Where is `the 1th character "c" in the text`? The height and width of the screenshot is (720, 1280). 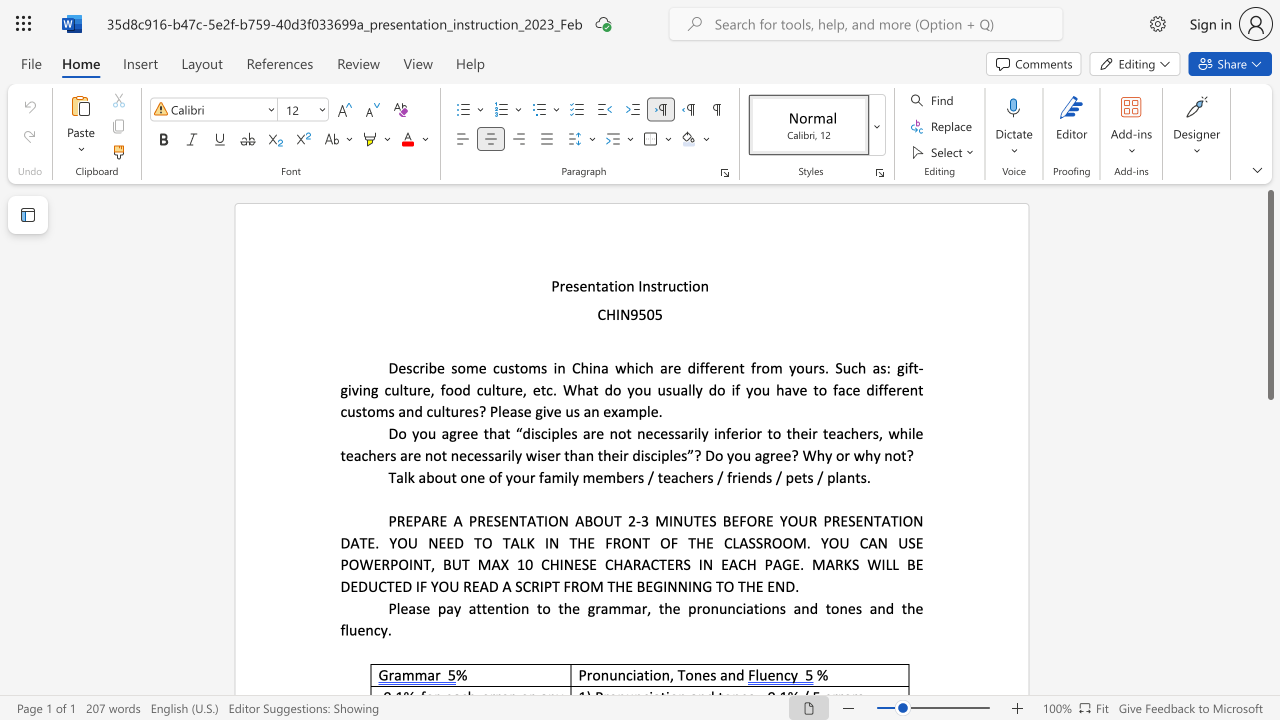 the 1th character "c" in the text is located at coordinates (679, 286).